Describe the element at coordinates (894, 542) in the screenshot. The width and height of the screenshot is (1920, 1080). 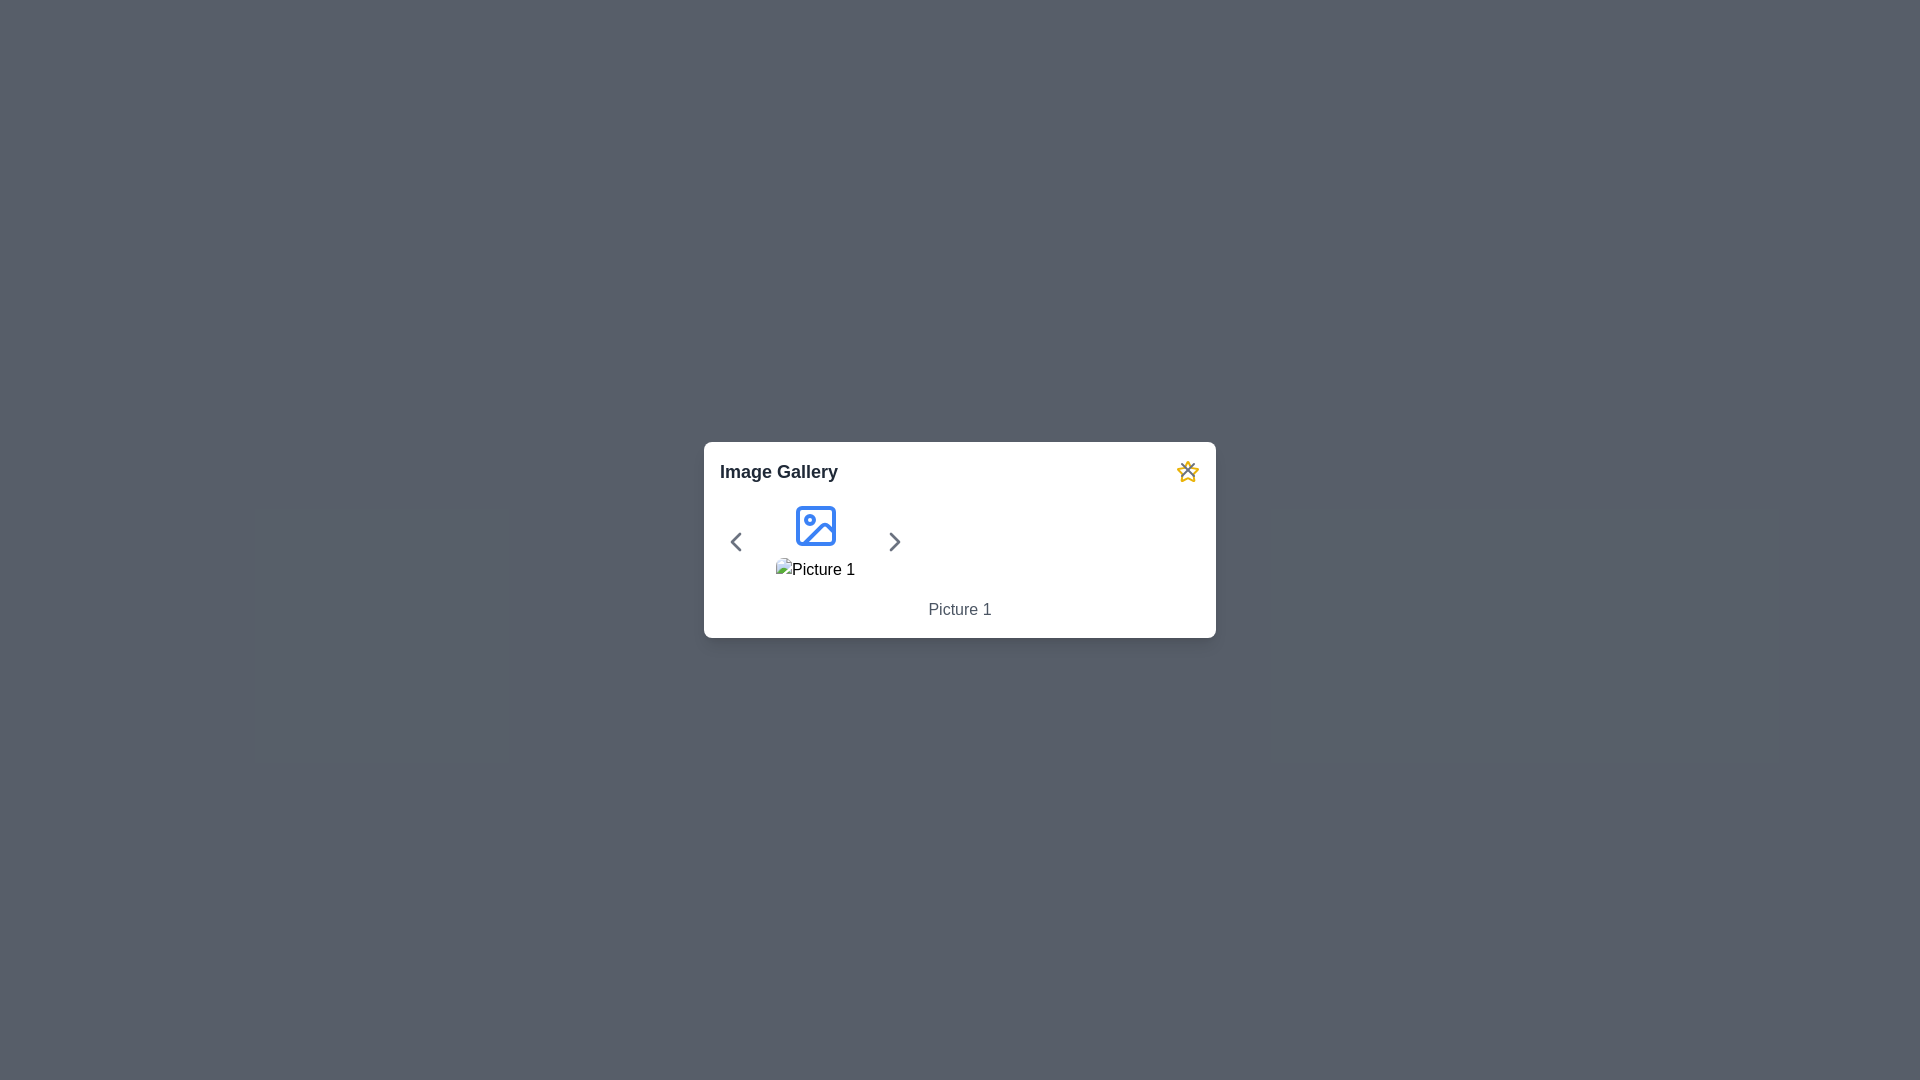
I see `the right chevron icon, which serves as a navigational control to move to the next item in the gallery` at that location.